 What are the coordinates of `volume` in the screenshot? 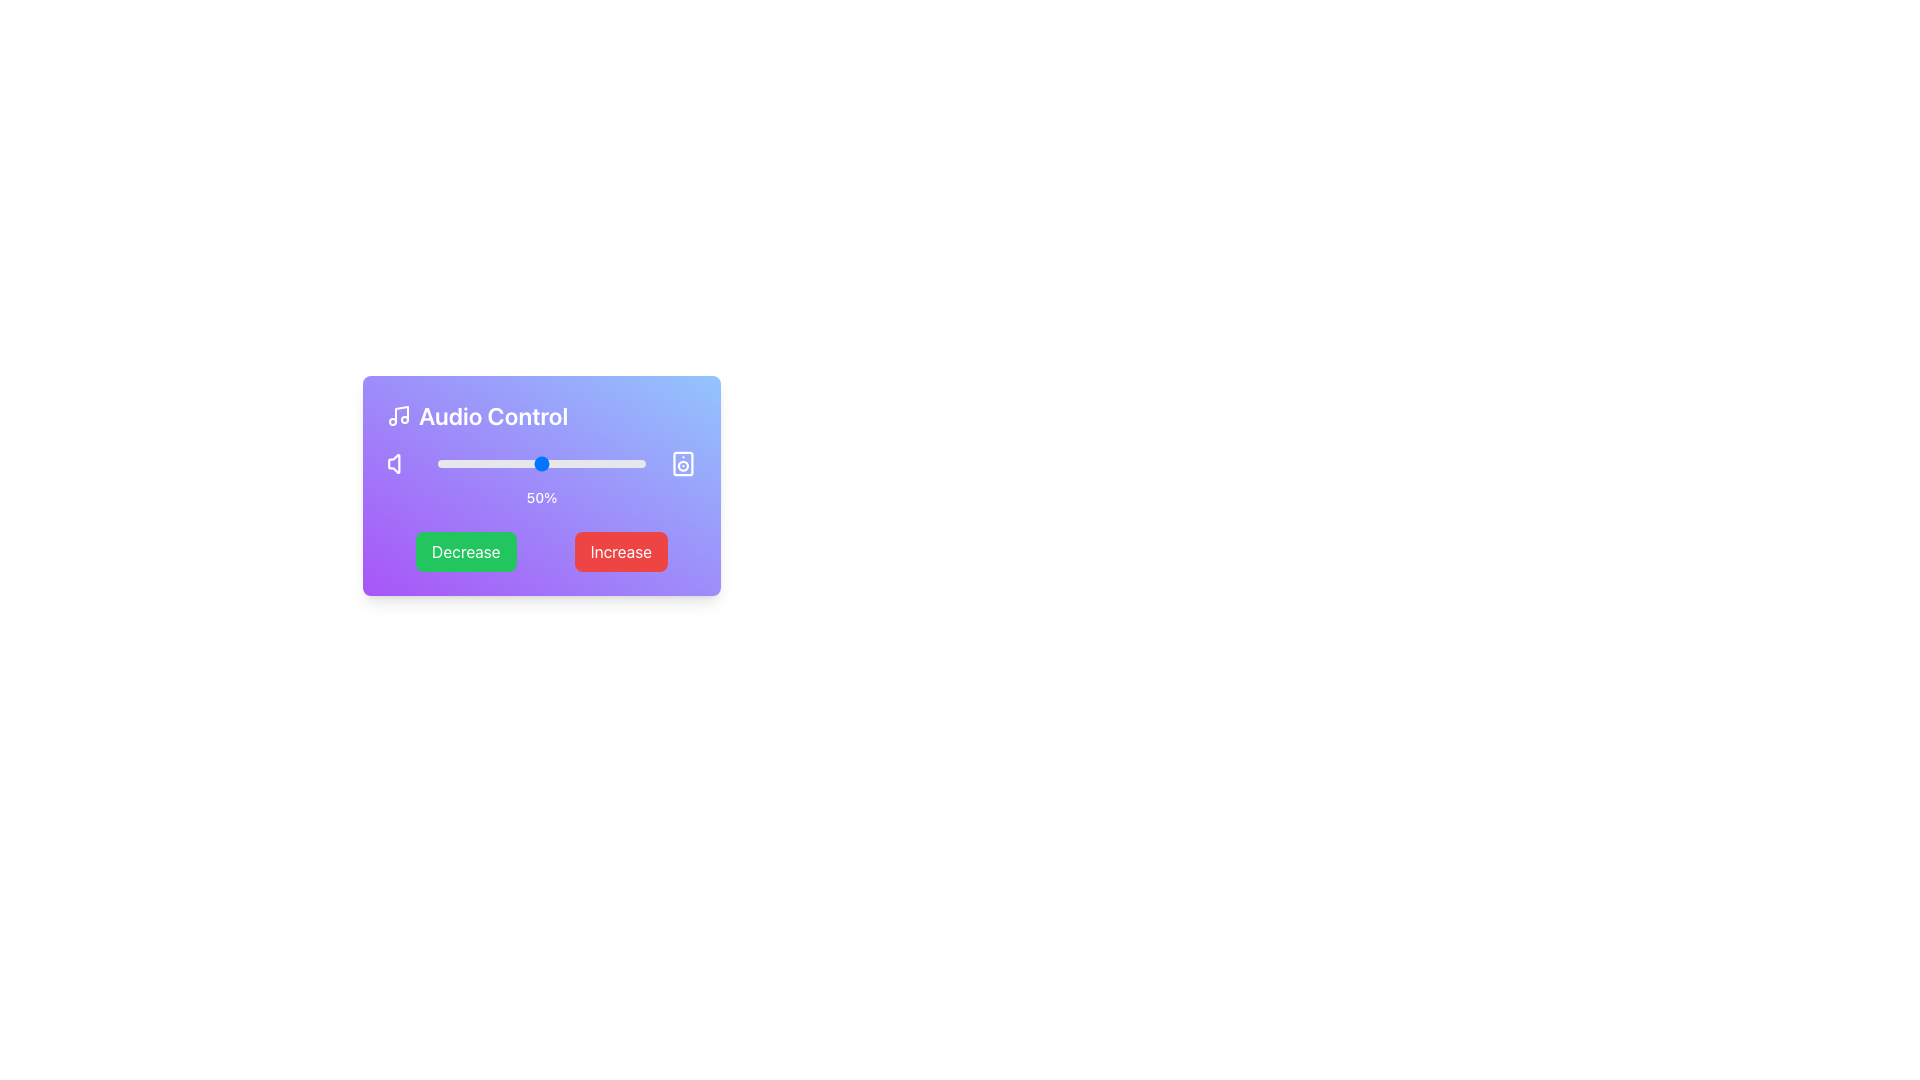 It's located at (496, 463).